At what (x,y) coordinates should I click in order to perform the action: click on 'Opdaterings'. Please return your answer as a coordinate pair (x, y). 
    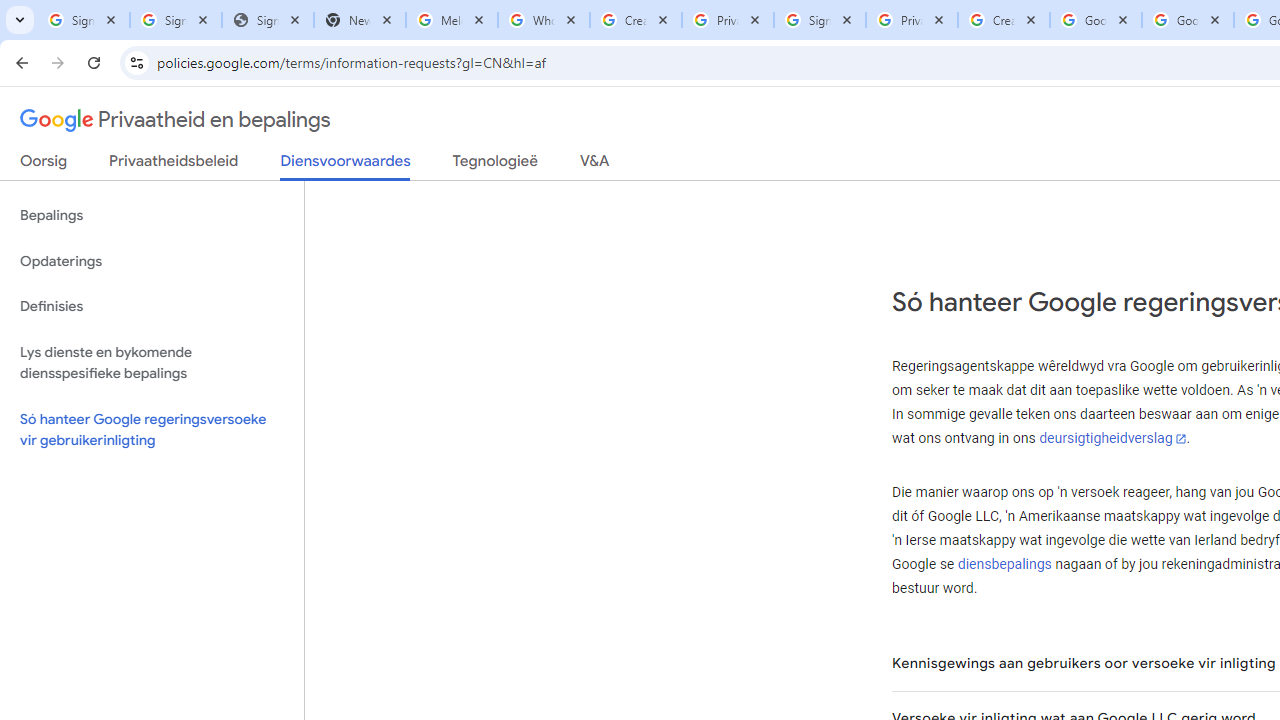
    Looking at the image, I should click on (151, 260).